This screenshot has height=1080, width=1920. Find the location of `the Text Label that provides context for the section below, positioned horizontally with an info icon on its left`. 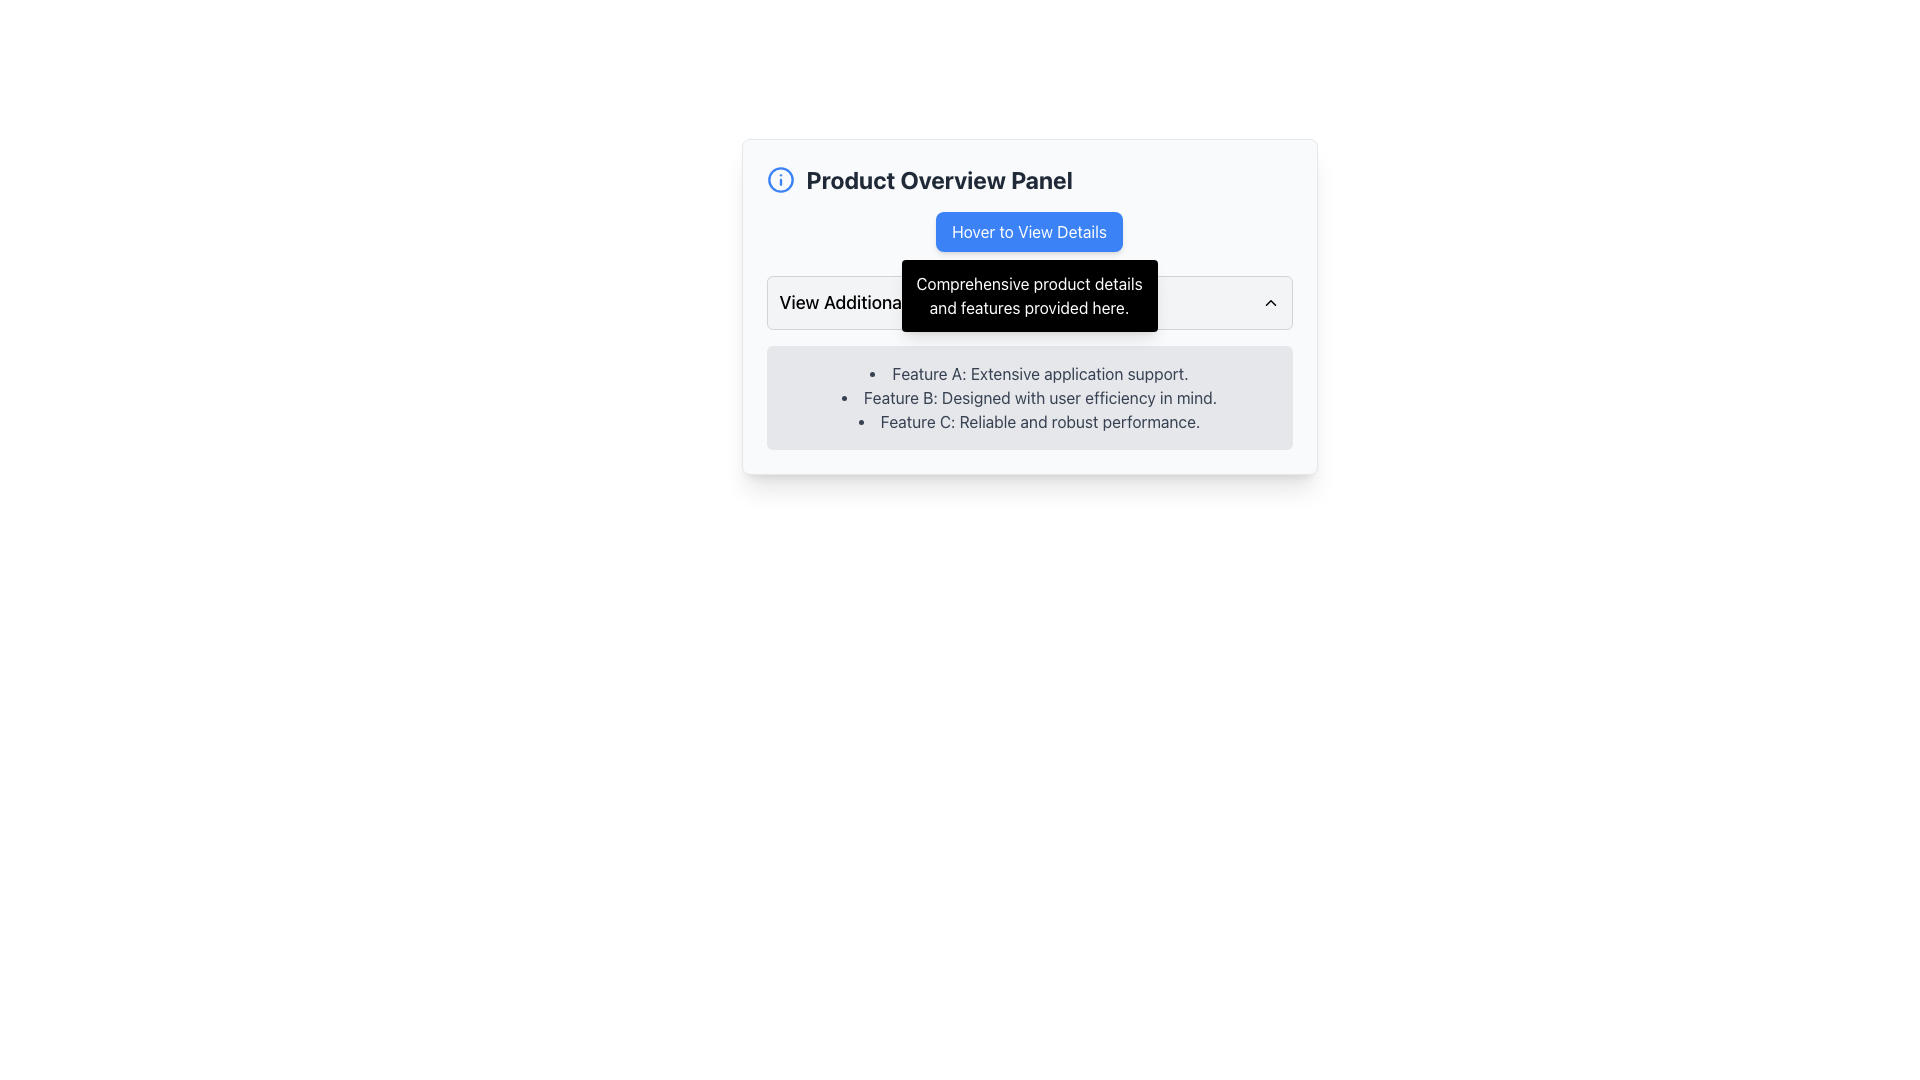

the Text Label that provides context for the section below, positioned horizontally with an info icon on its left is located at coordinates (938, 180).